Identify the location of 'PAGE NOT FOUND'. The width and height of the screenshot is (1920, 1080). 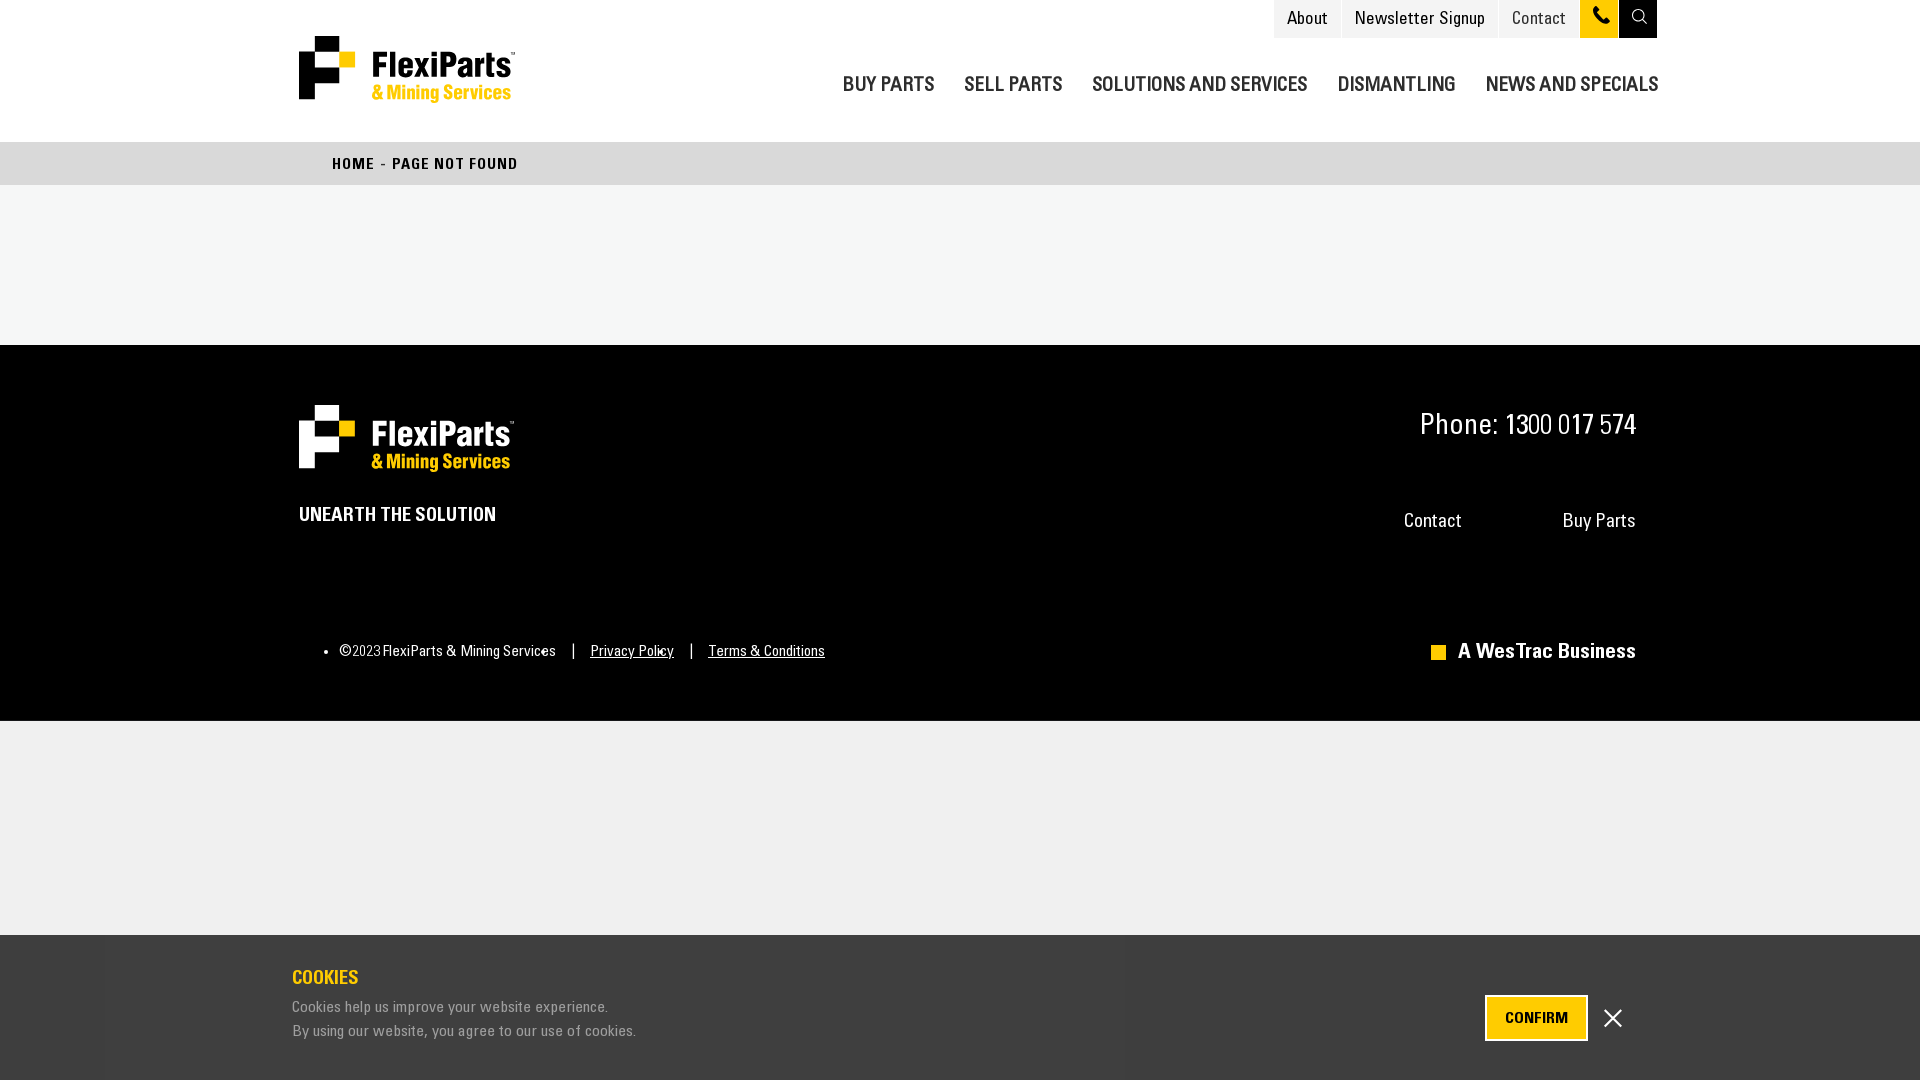
(454, 163).